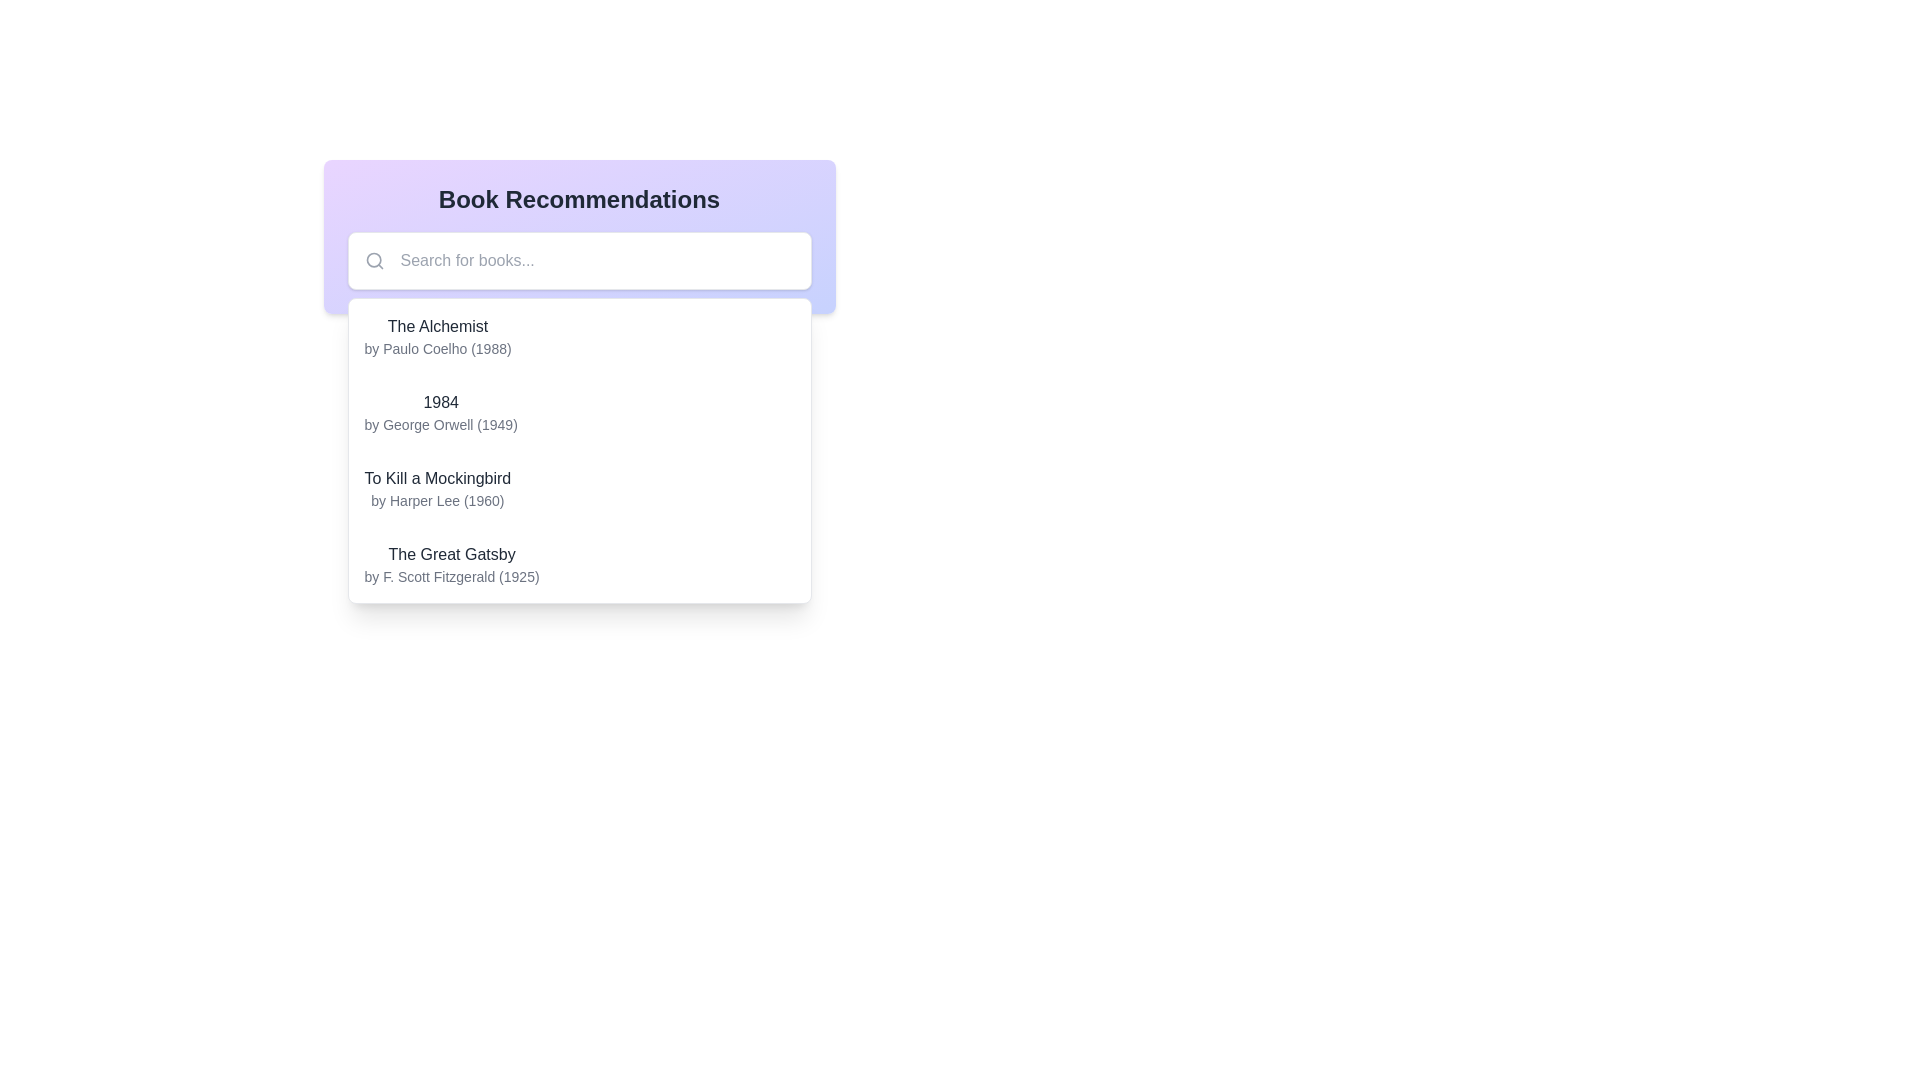  I want to click on the text display that shows information about a recommended book, including its title, author, and publication date, which is the first item in a vertical list of book recommendations, so click(437, 335).